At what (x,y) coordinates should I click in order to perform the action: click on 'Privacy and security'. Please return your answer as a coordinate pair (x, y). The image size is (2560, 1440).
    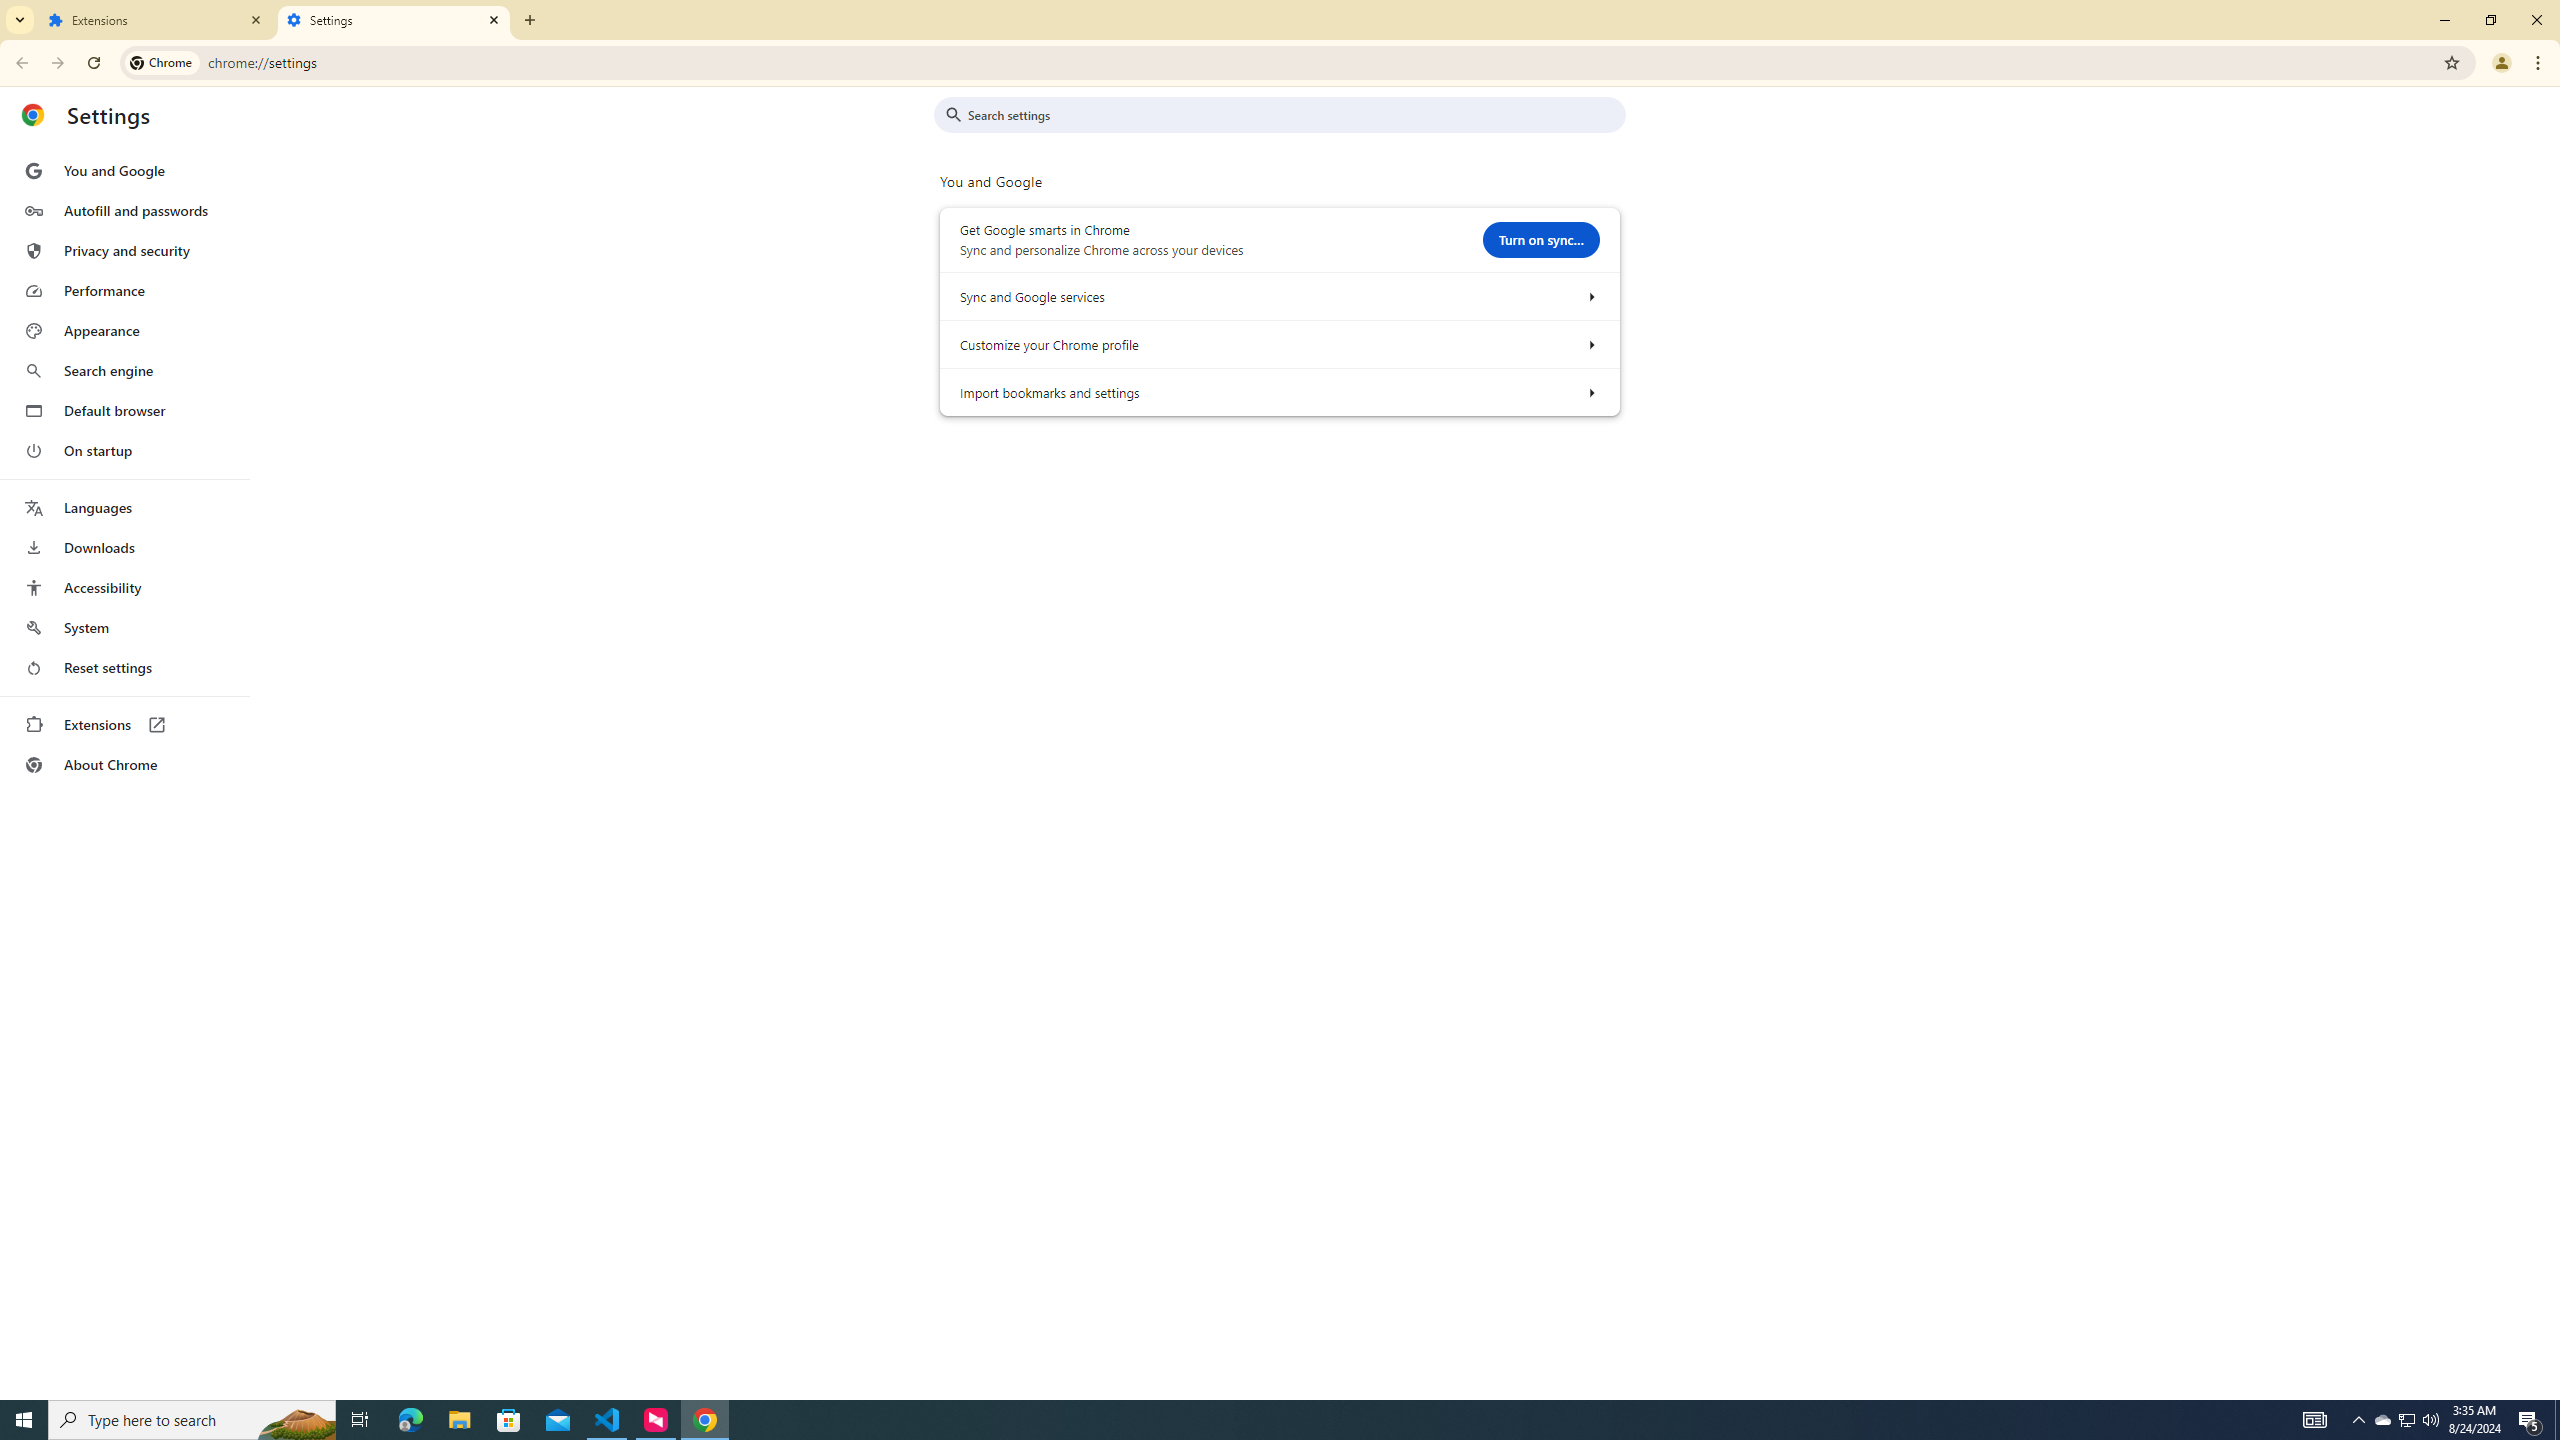
    Looking at the image, I should click on (123, 249).